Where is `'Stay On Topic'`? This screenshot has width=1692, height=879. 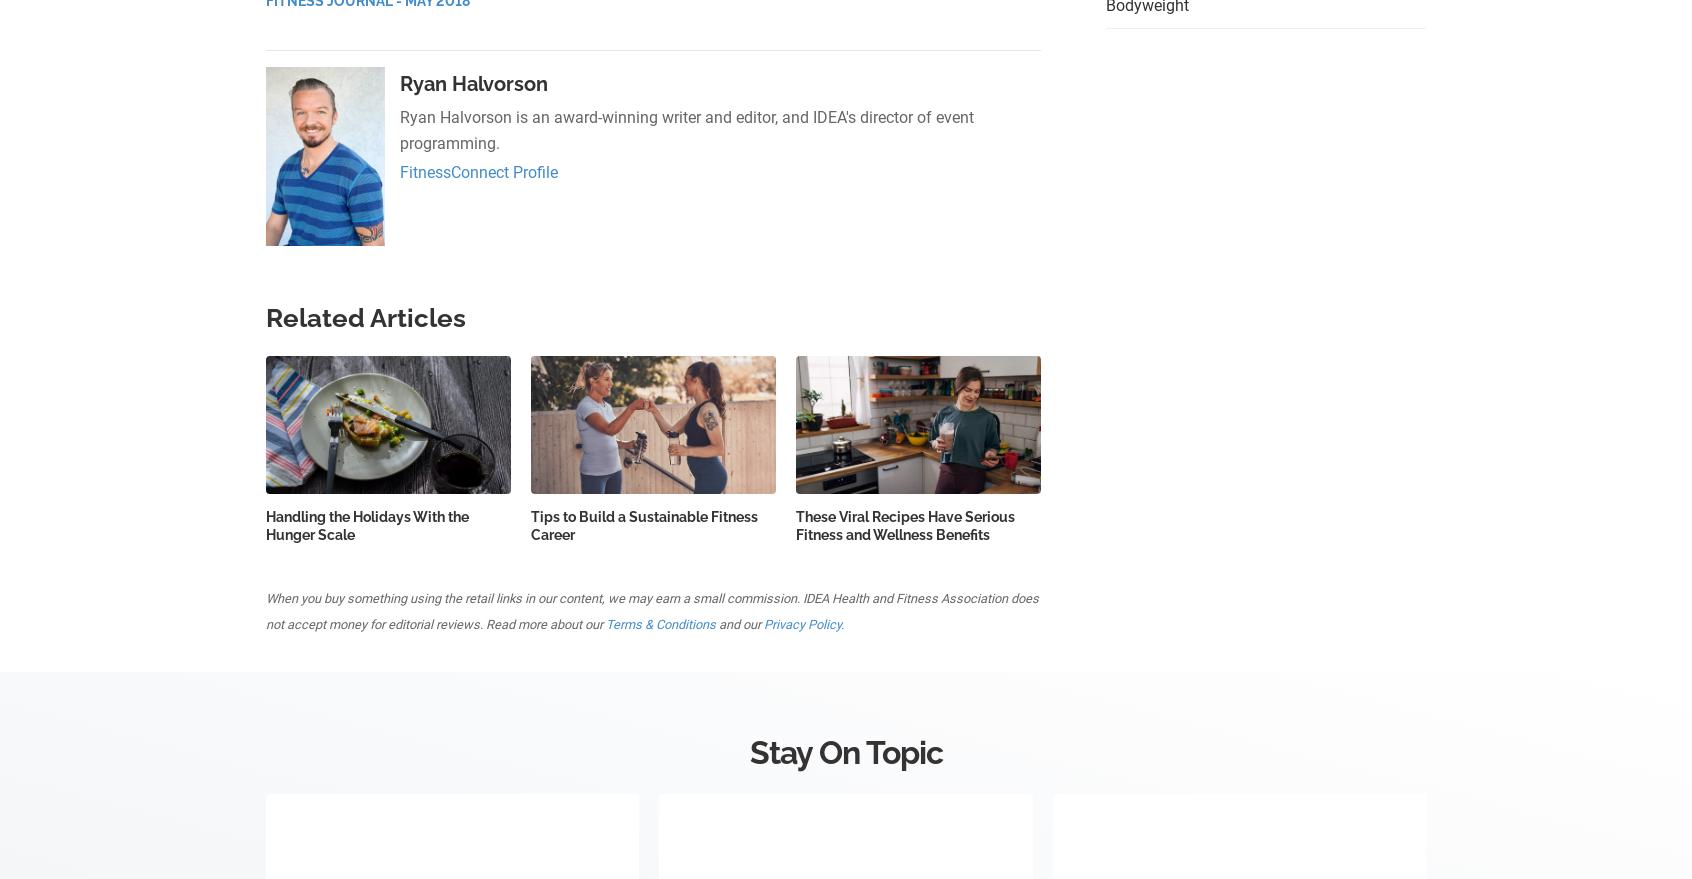 'Stay On Topic' is located at coordinates (845, 751).